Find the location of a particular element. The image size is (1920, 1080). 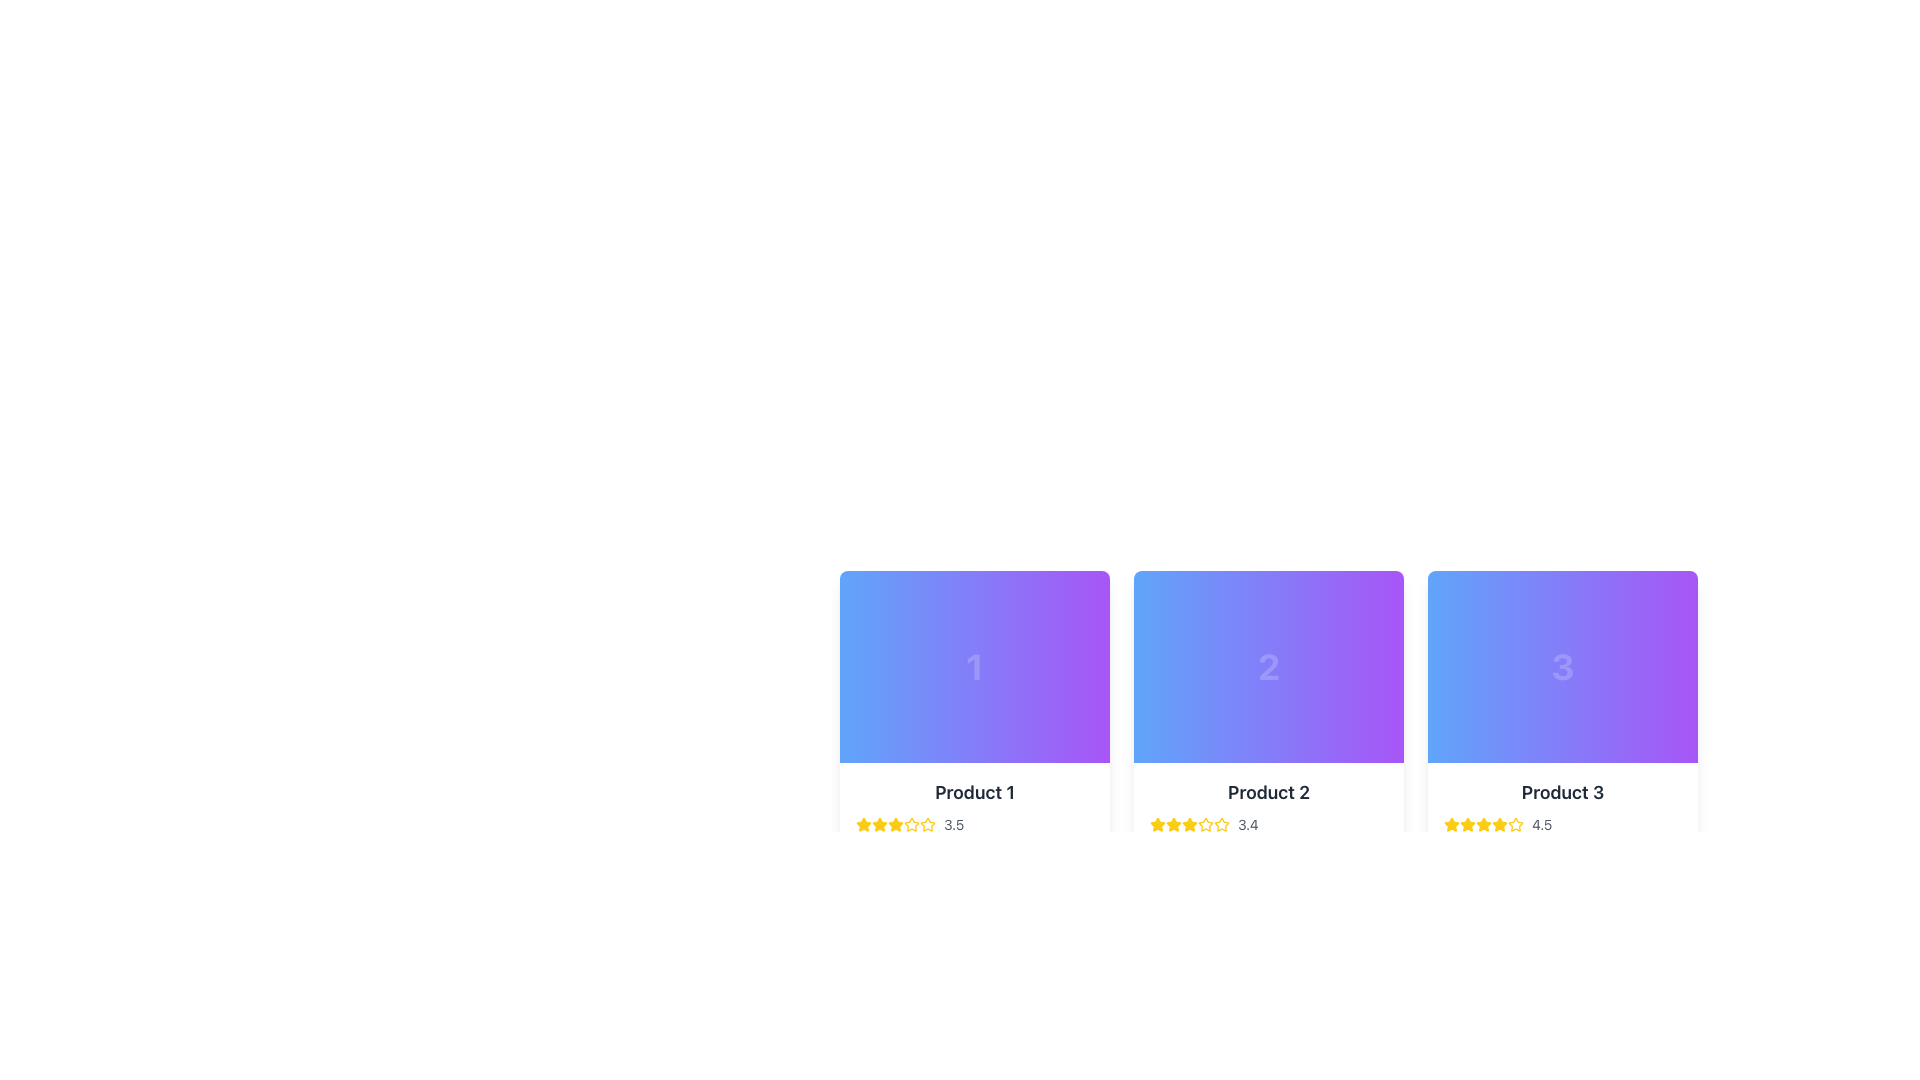

the third product display card in the top row of the grid layout, located between 'Product 2' and 'Product 4' is located at coordinates (1562, 731).